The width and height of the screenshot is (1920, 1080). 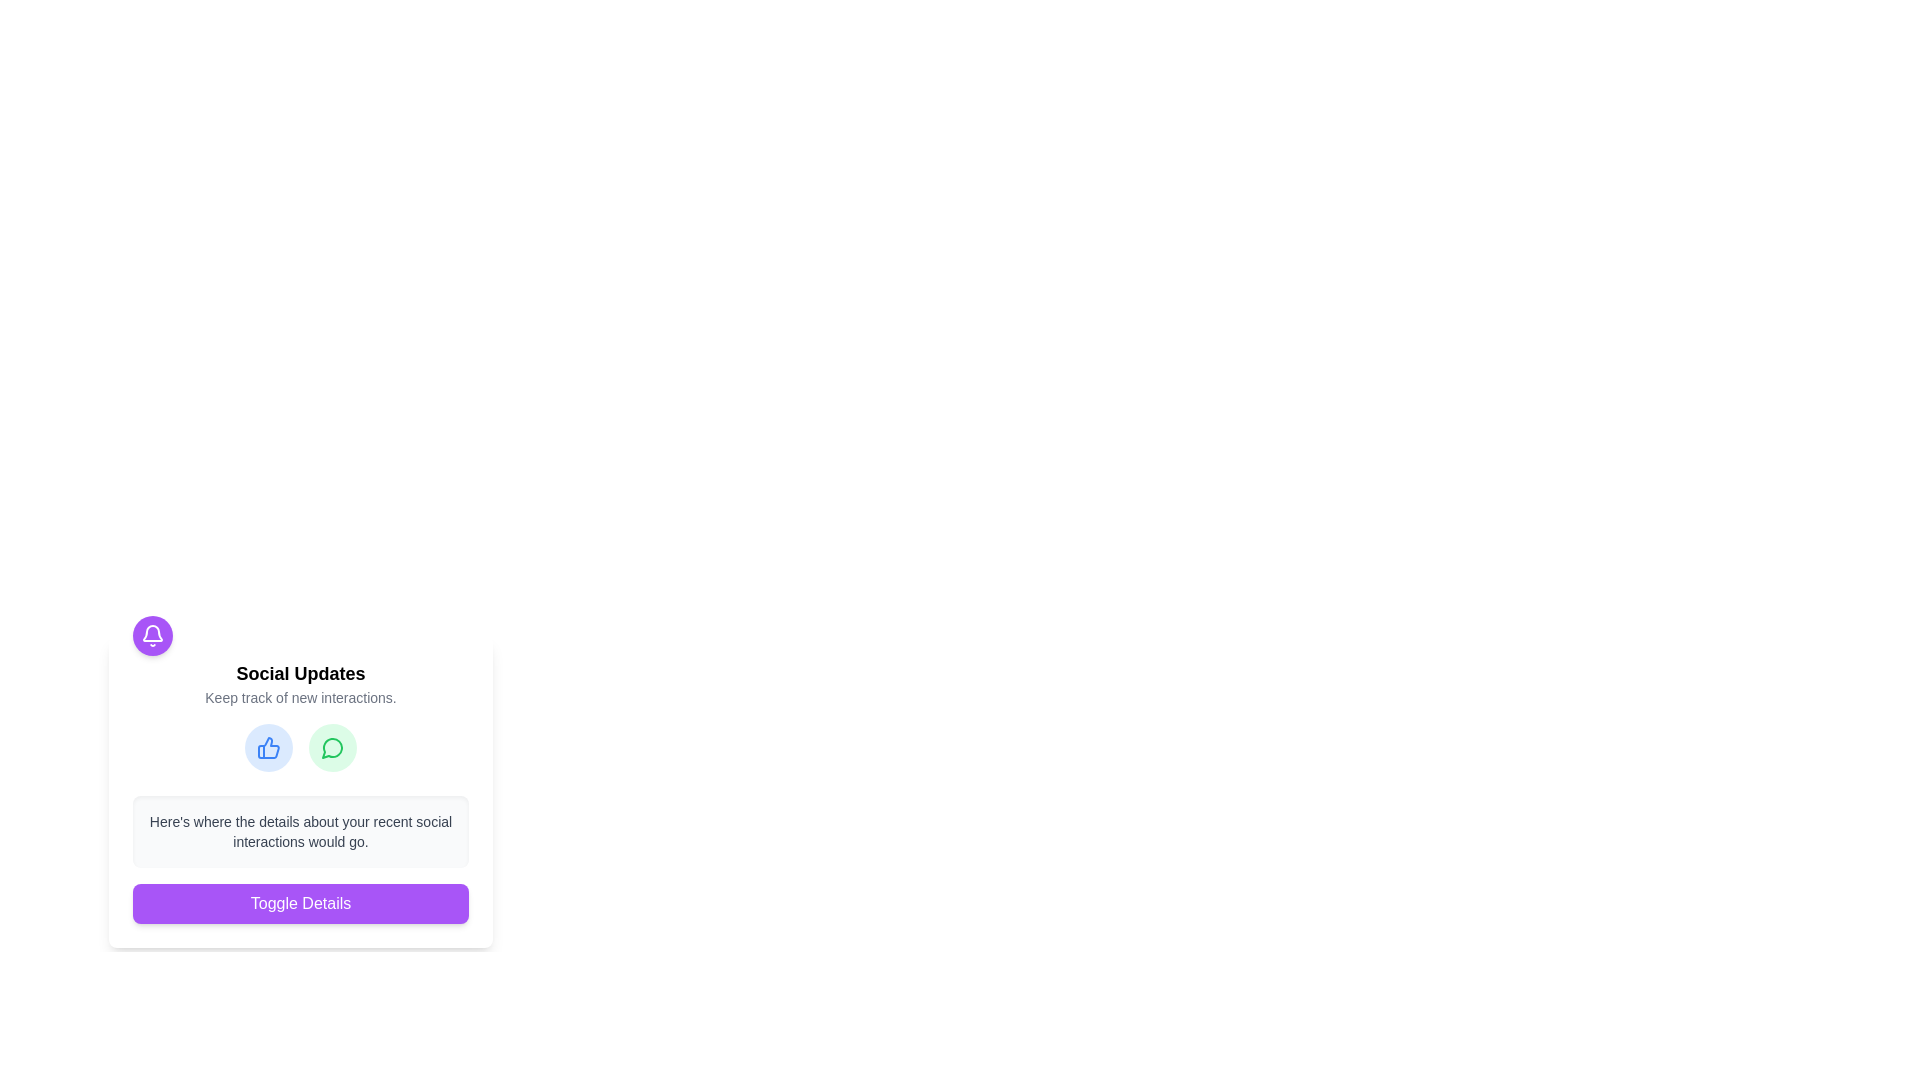 I want to click on the text block reading "Here's where the details about your recent social interactions would go," which is located in a light gray rectangular panel near the bottom of the card-style layout, so click(x=300, y=832).